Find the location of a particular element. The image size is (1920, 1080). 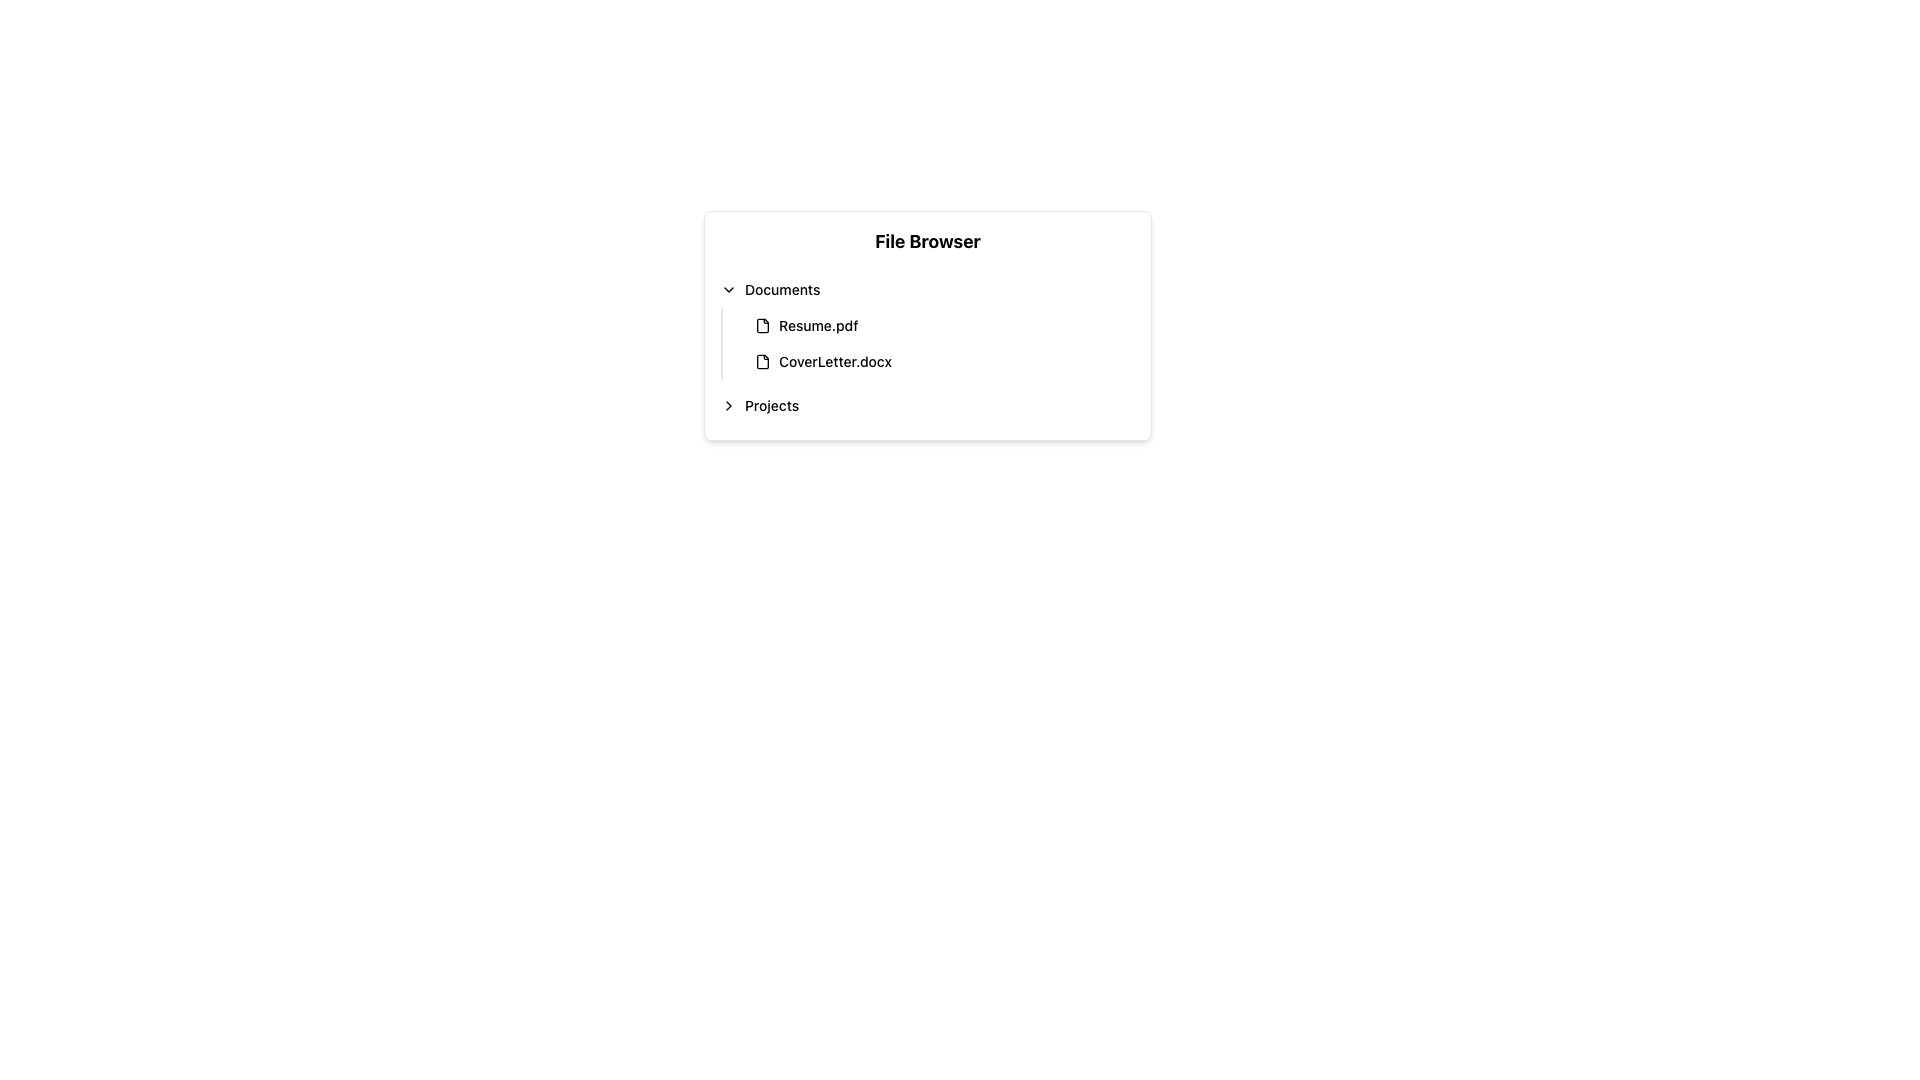

the 'Resume.pdf' file located within the expanded 'Documents' folder in the file browser interface is located at coordinates (926, 329).